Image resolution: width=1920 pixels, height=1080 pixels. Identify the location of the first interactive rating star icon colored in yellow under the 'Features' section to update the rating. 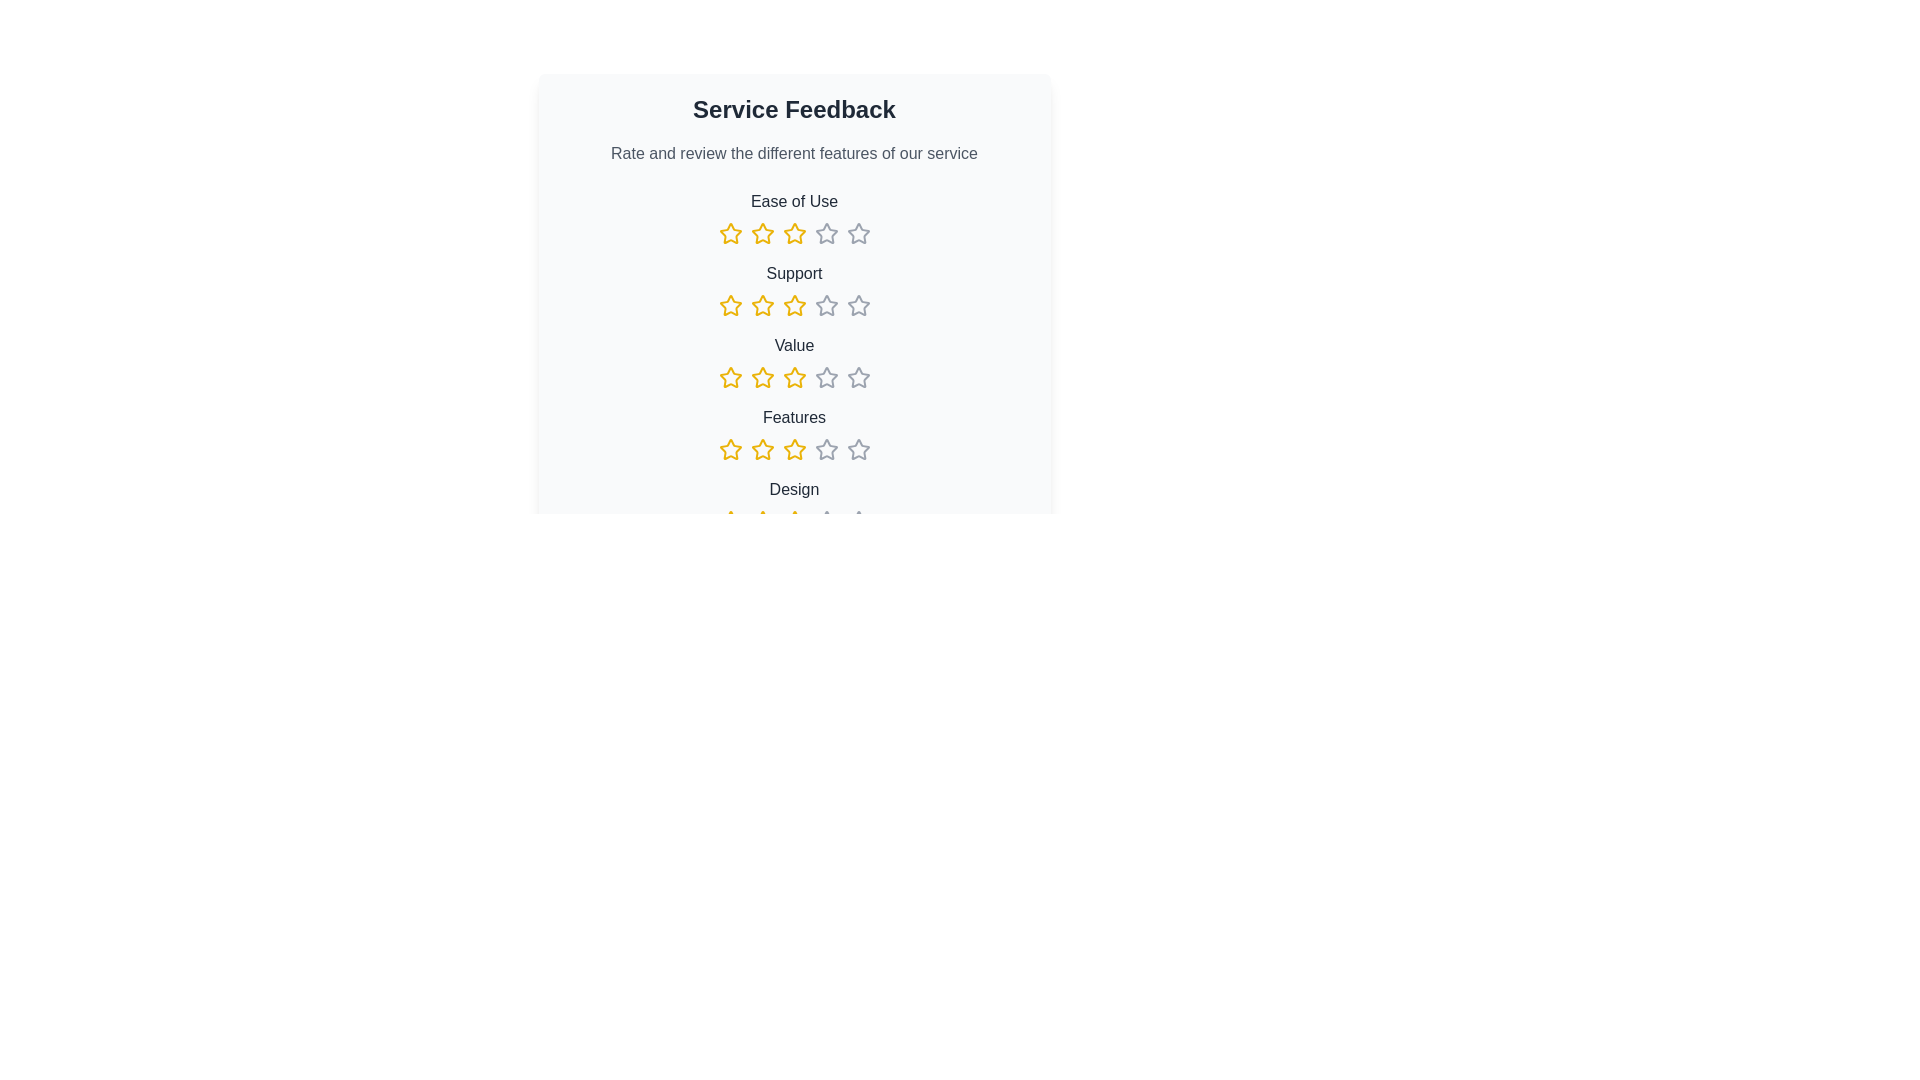
(729, 450).